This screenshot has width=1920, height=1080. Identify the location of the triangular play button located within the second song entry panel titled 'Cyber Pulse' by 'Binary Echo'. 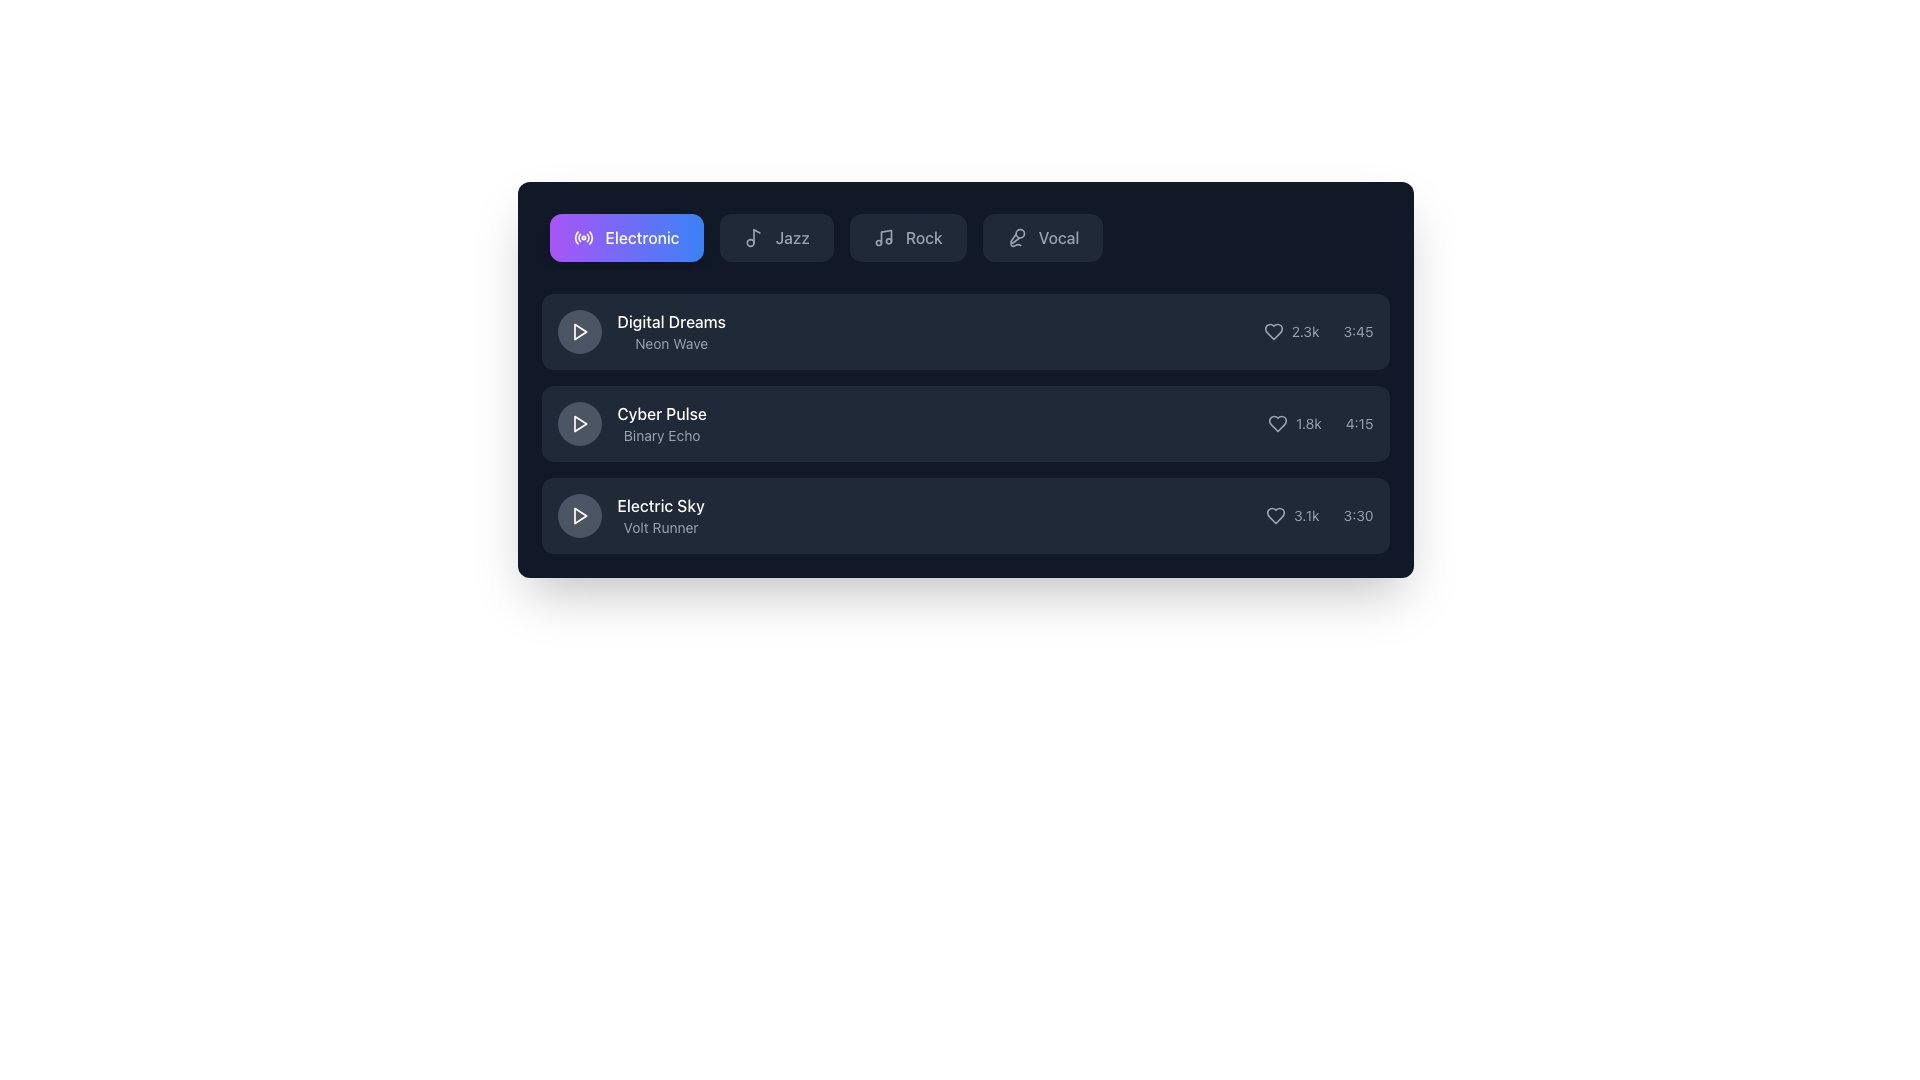
(579, 423).